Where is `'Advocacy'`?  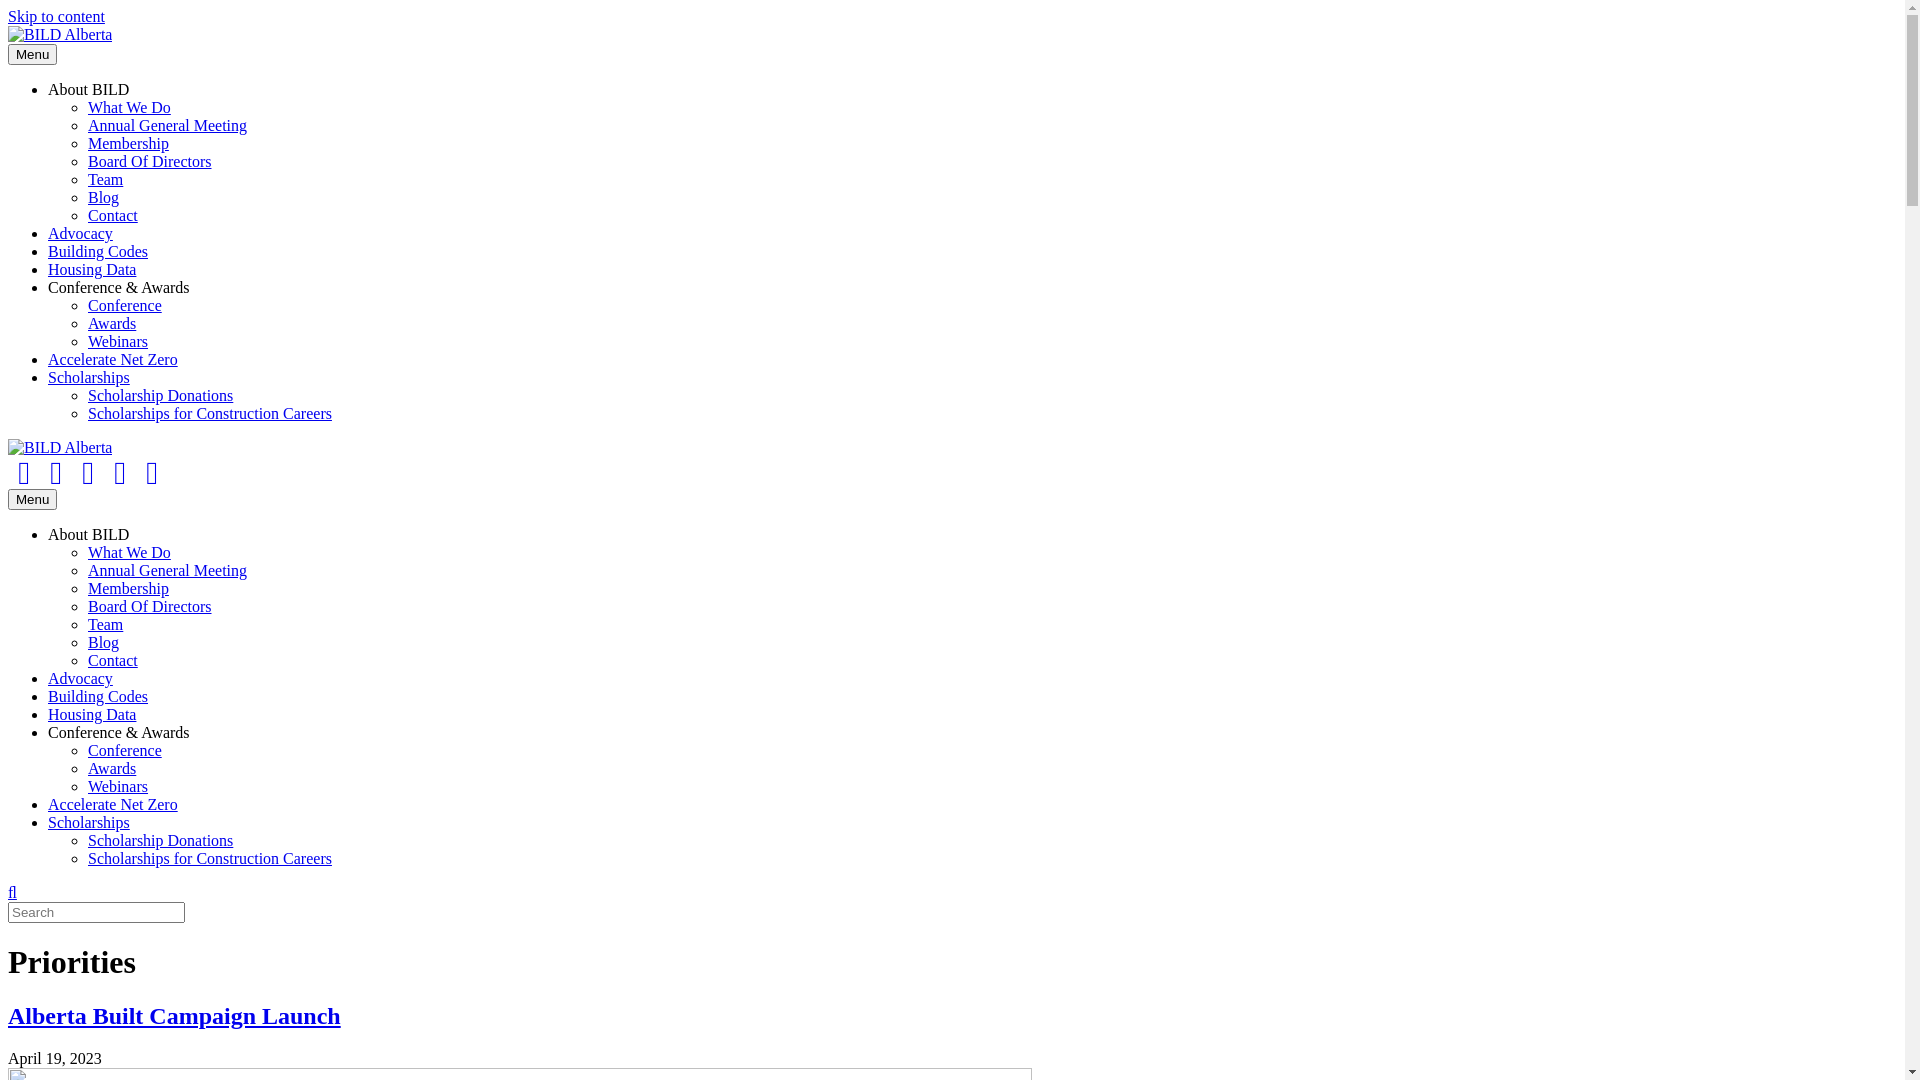 'Advocacy' is located at coordinates (80, 232).